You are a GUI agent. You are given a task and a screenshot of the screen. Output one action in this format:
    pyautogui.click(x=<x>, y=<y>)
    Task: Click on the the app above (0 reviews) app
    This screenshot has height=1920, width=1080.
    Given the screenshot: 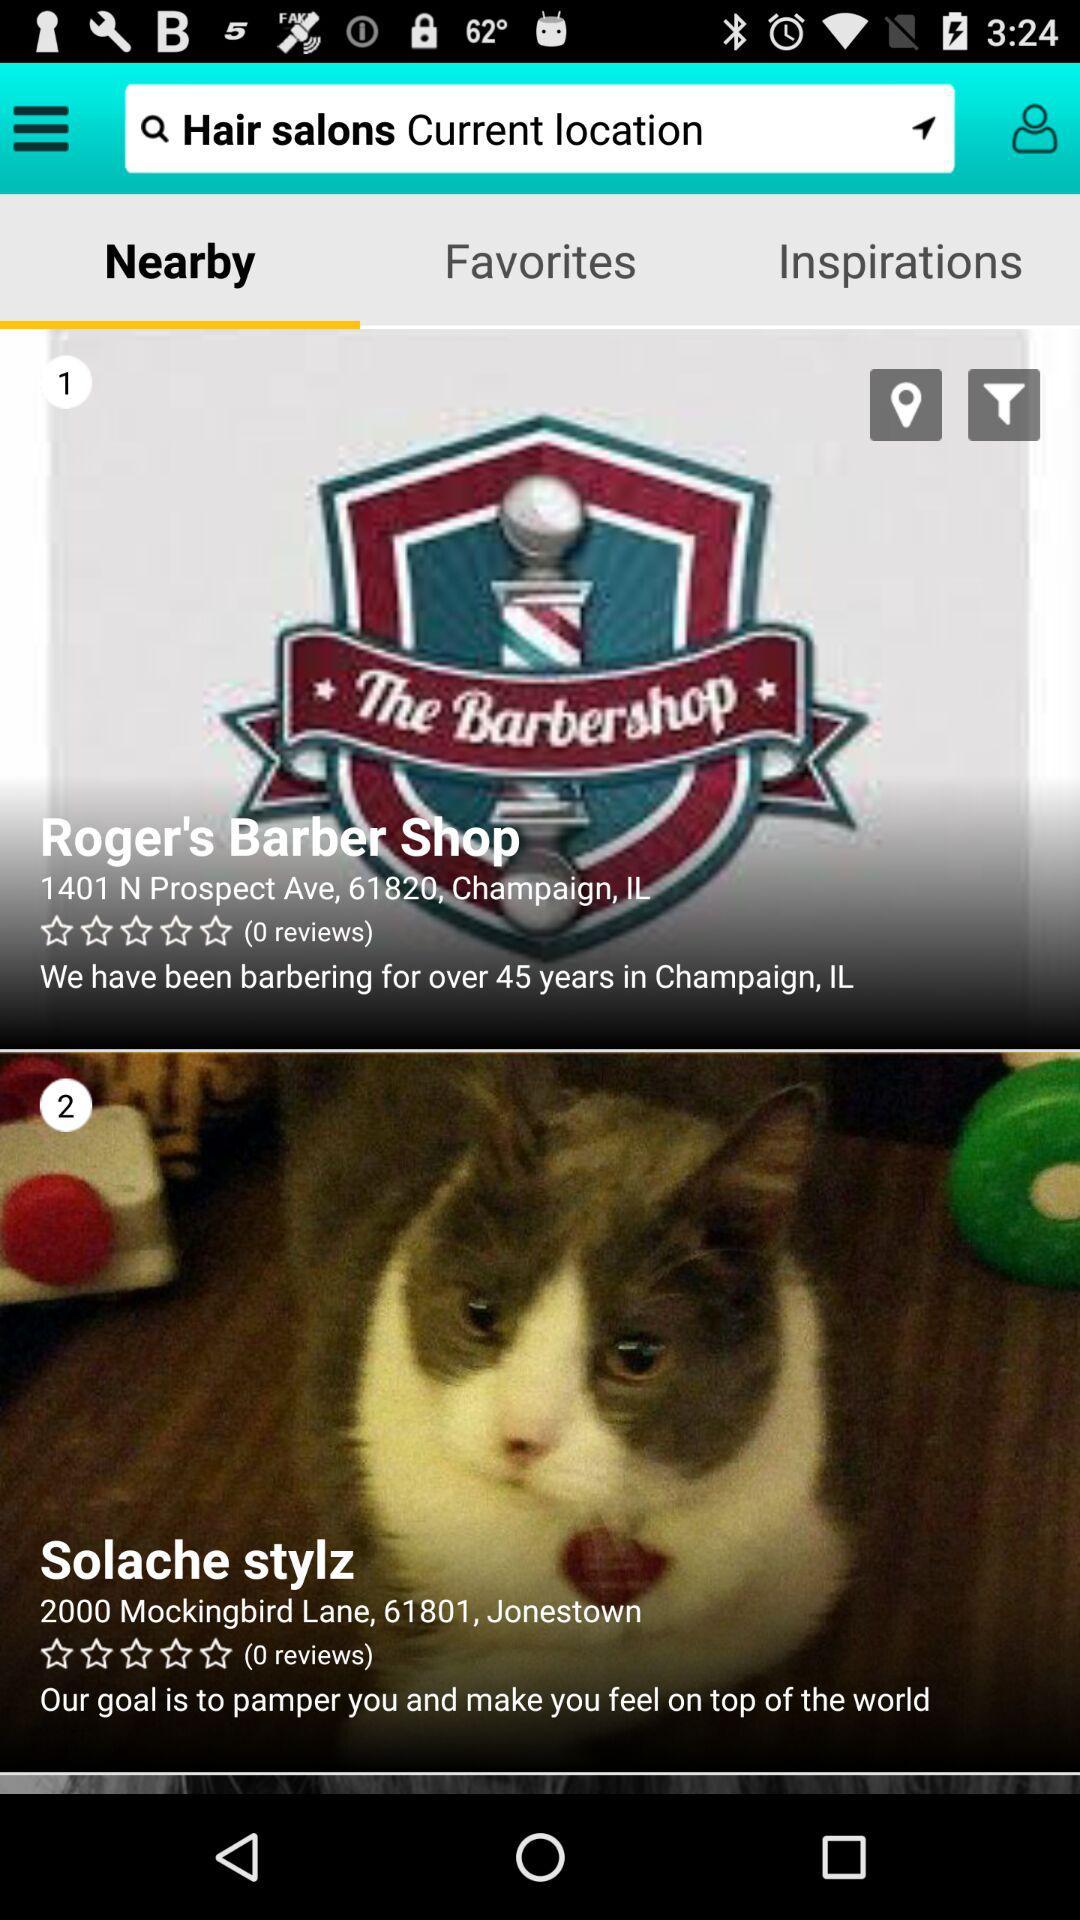 What is the action you would take?
    pyautogui.click(x=540, y=835)
    